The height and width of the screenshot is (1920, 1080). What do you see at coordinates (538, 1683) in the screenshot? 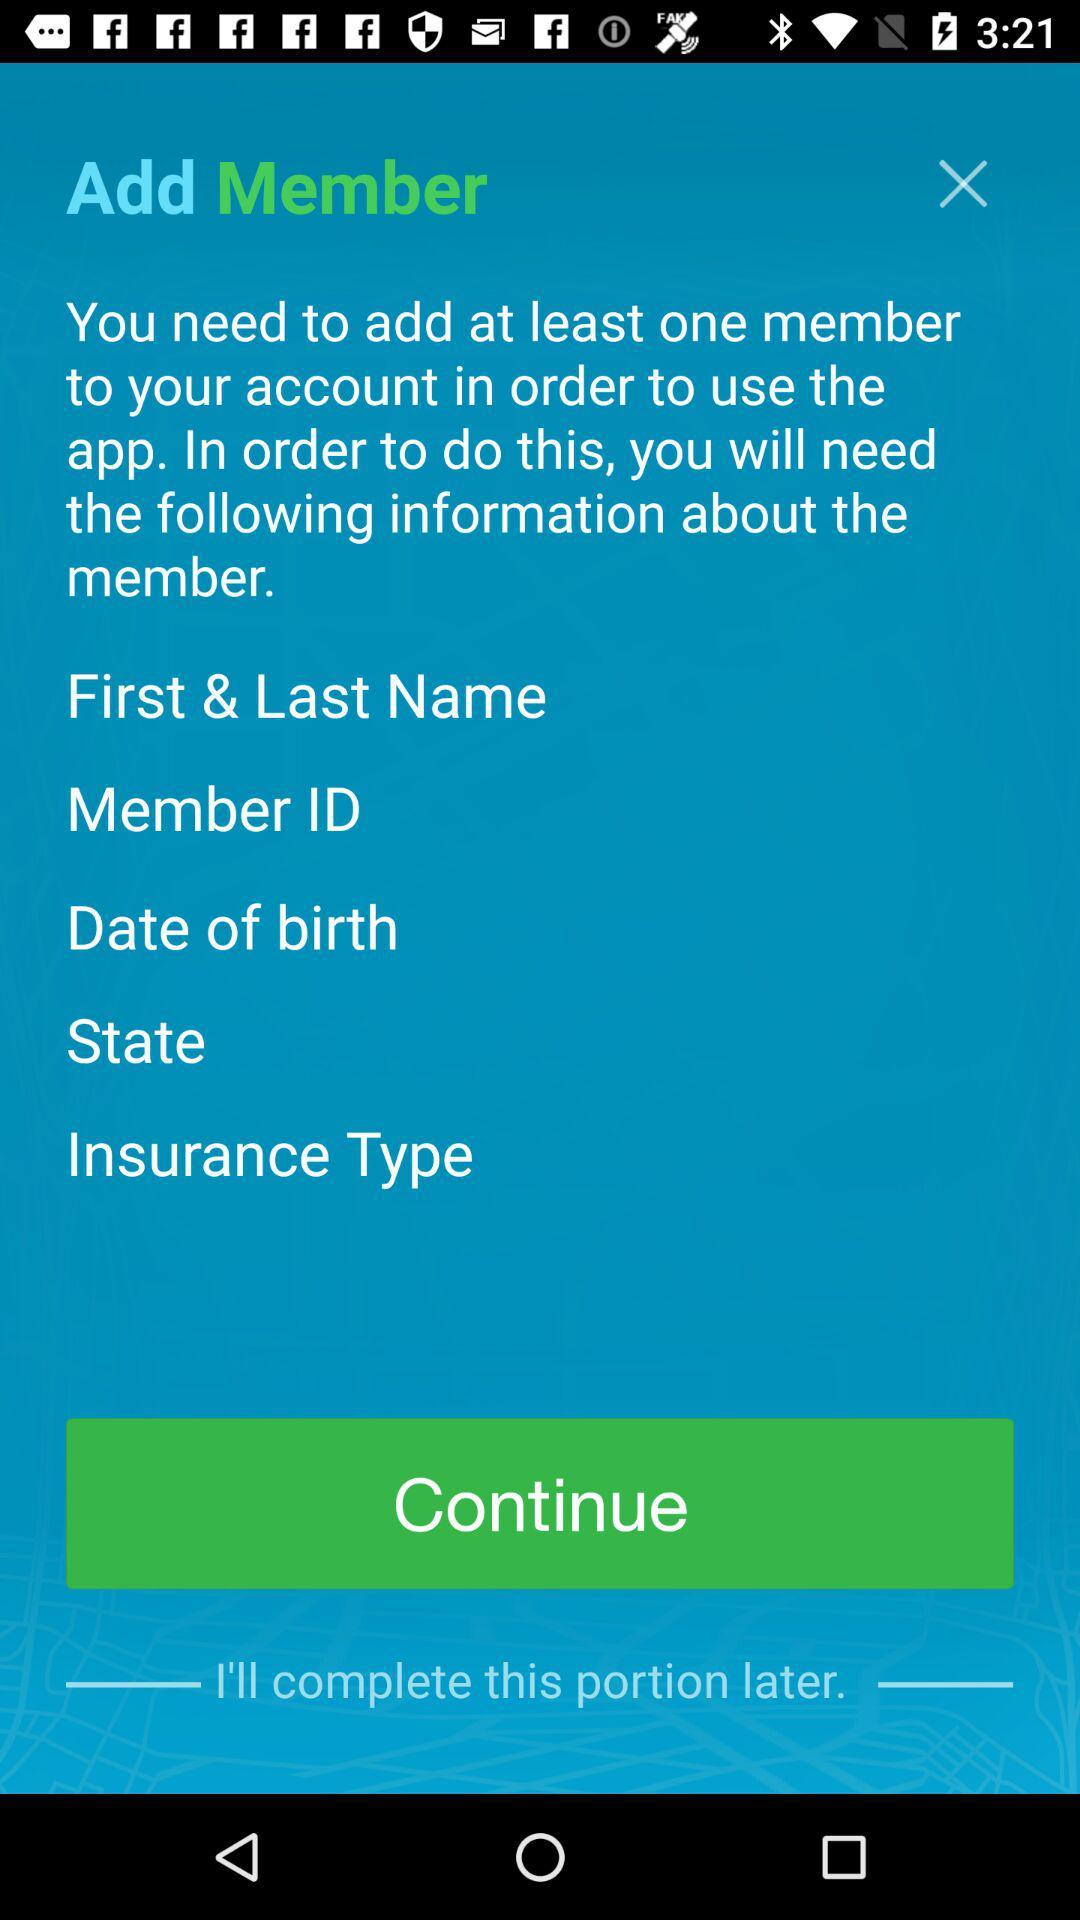
I see `i ll complete item` at bounding box center [538, 1683].